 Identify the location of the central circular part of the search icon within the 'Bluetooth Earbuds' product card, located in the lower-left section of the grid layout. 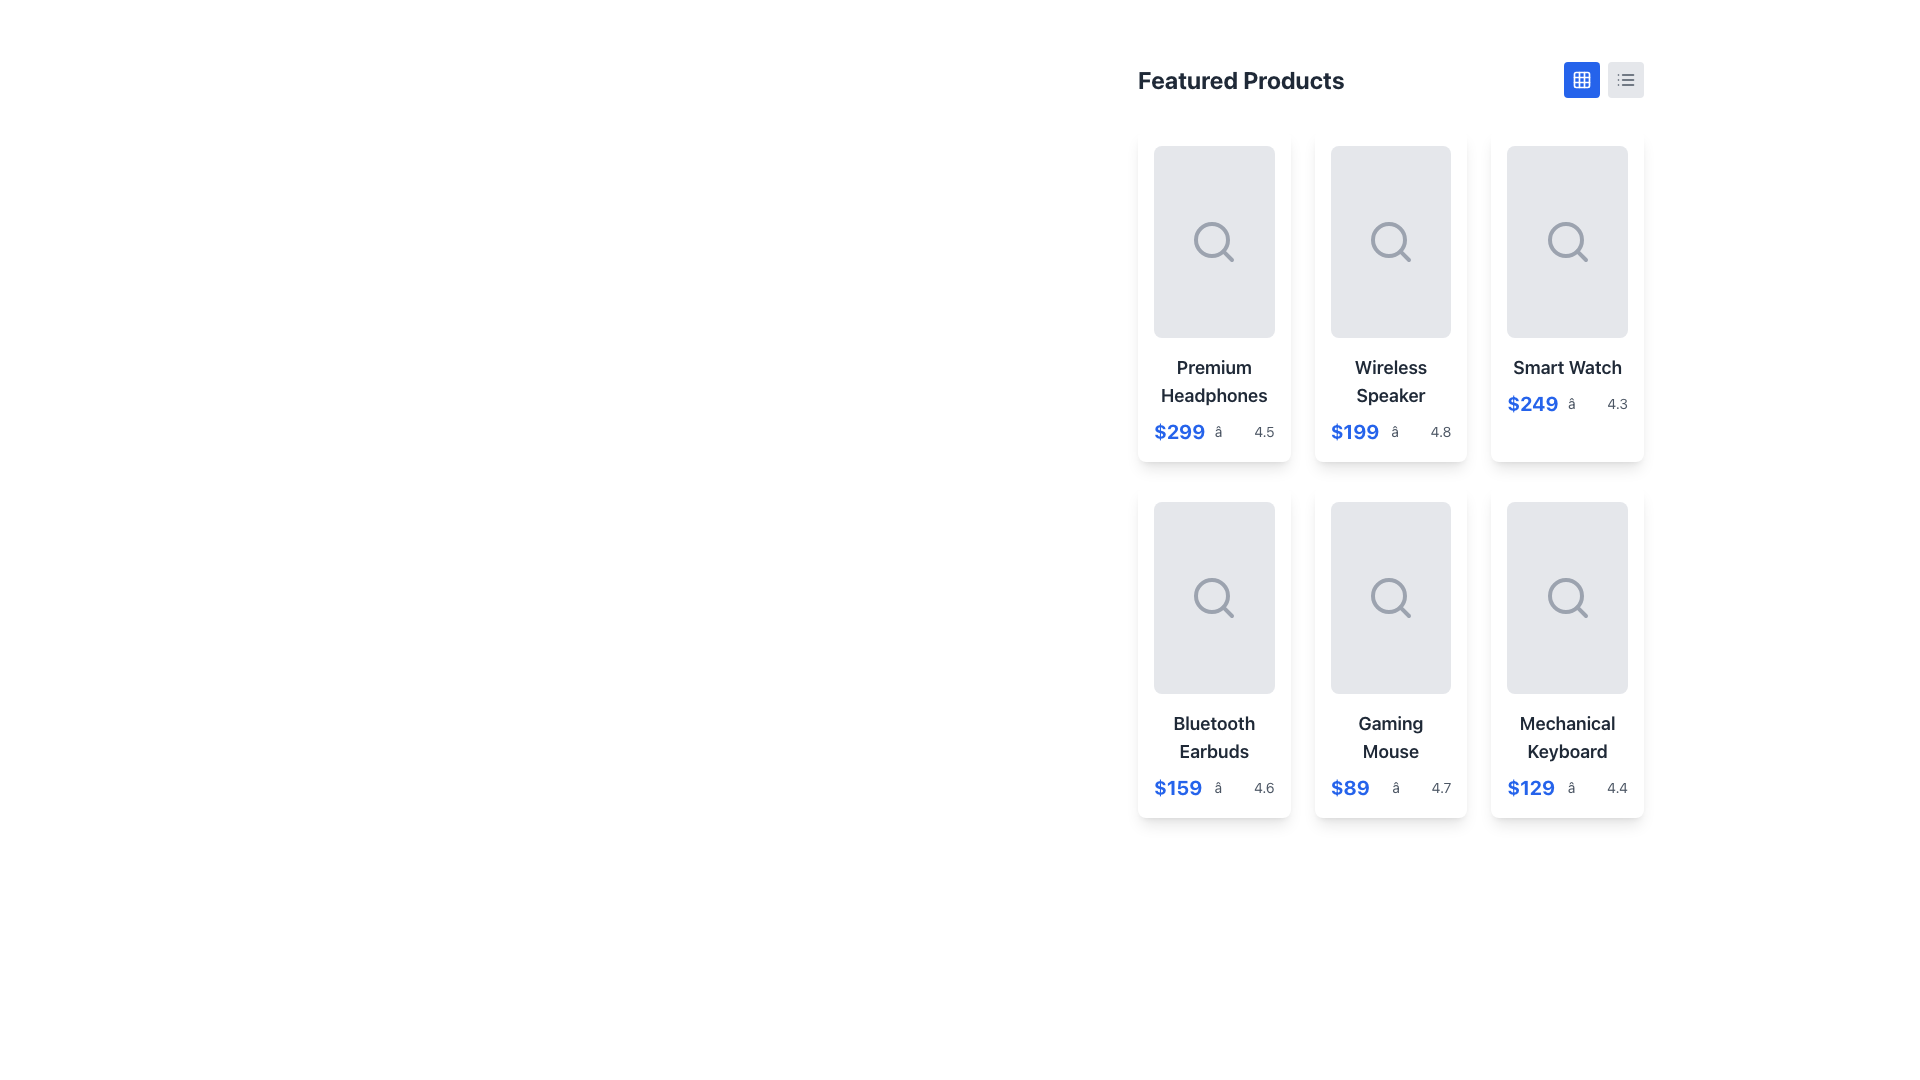
(1211, 595).